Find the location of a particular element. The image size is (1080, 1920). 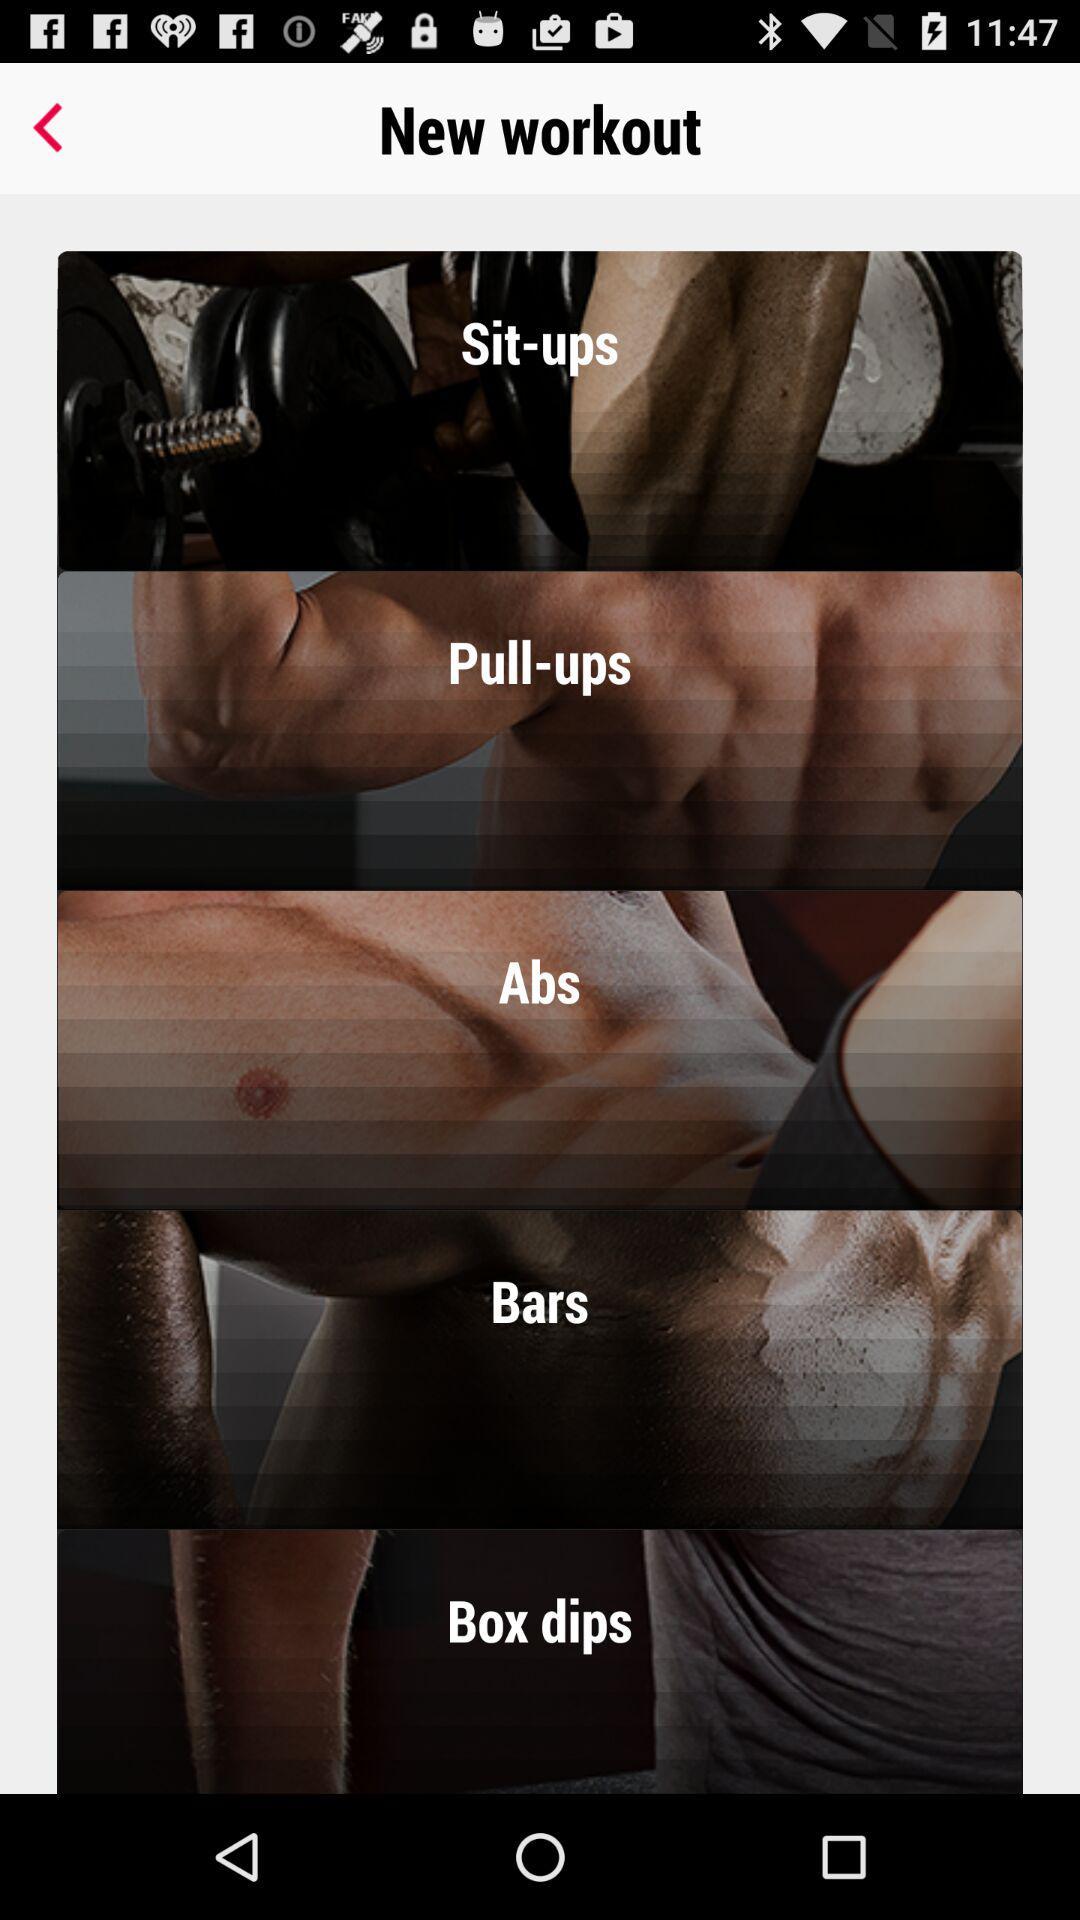

item next to the new workout item is located at coordinates (51, 127).